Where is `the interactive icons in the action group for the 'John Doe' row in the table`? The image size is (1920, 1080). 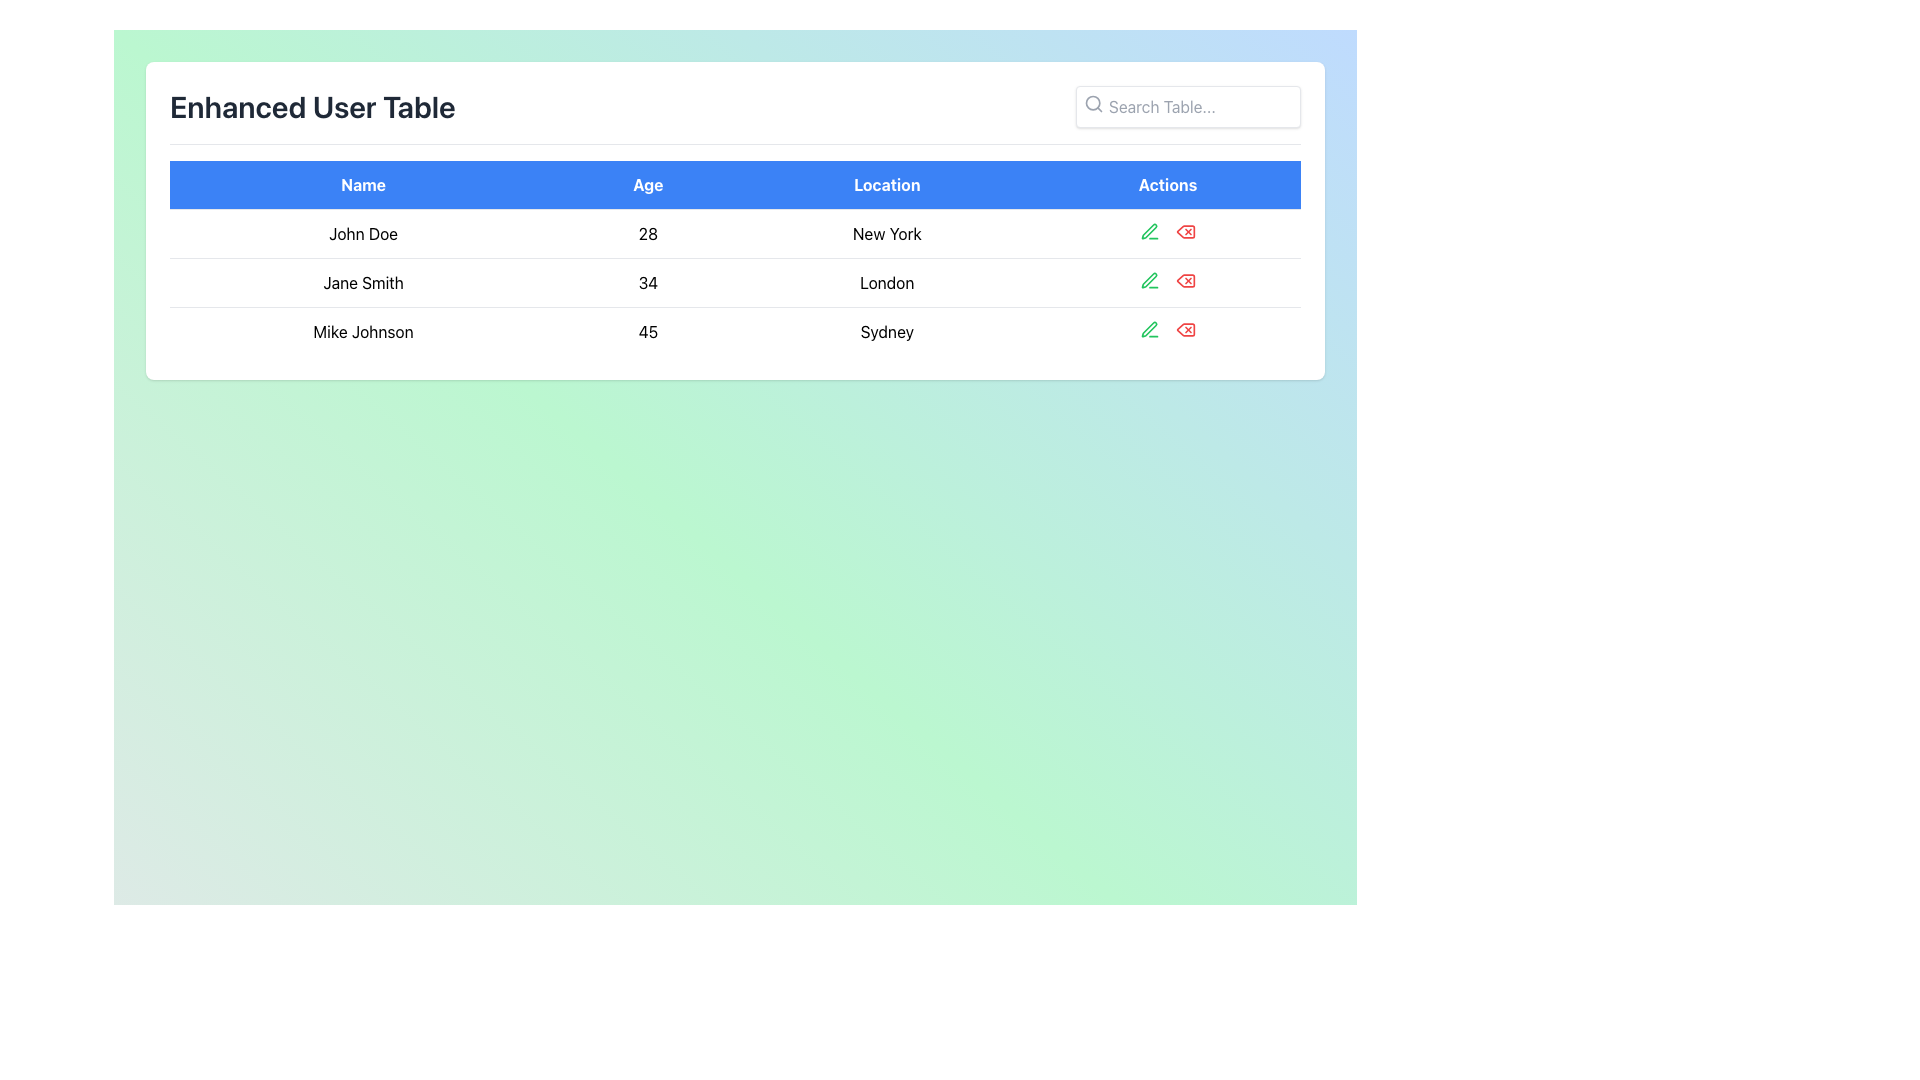 the interactive icons in the action group for the 'John Doe' row in the table is located at coordinates (1167, 230).